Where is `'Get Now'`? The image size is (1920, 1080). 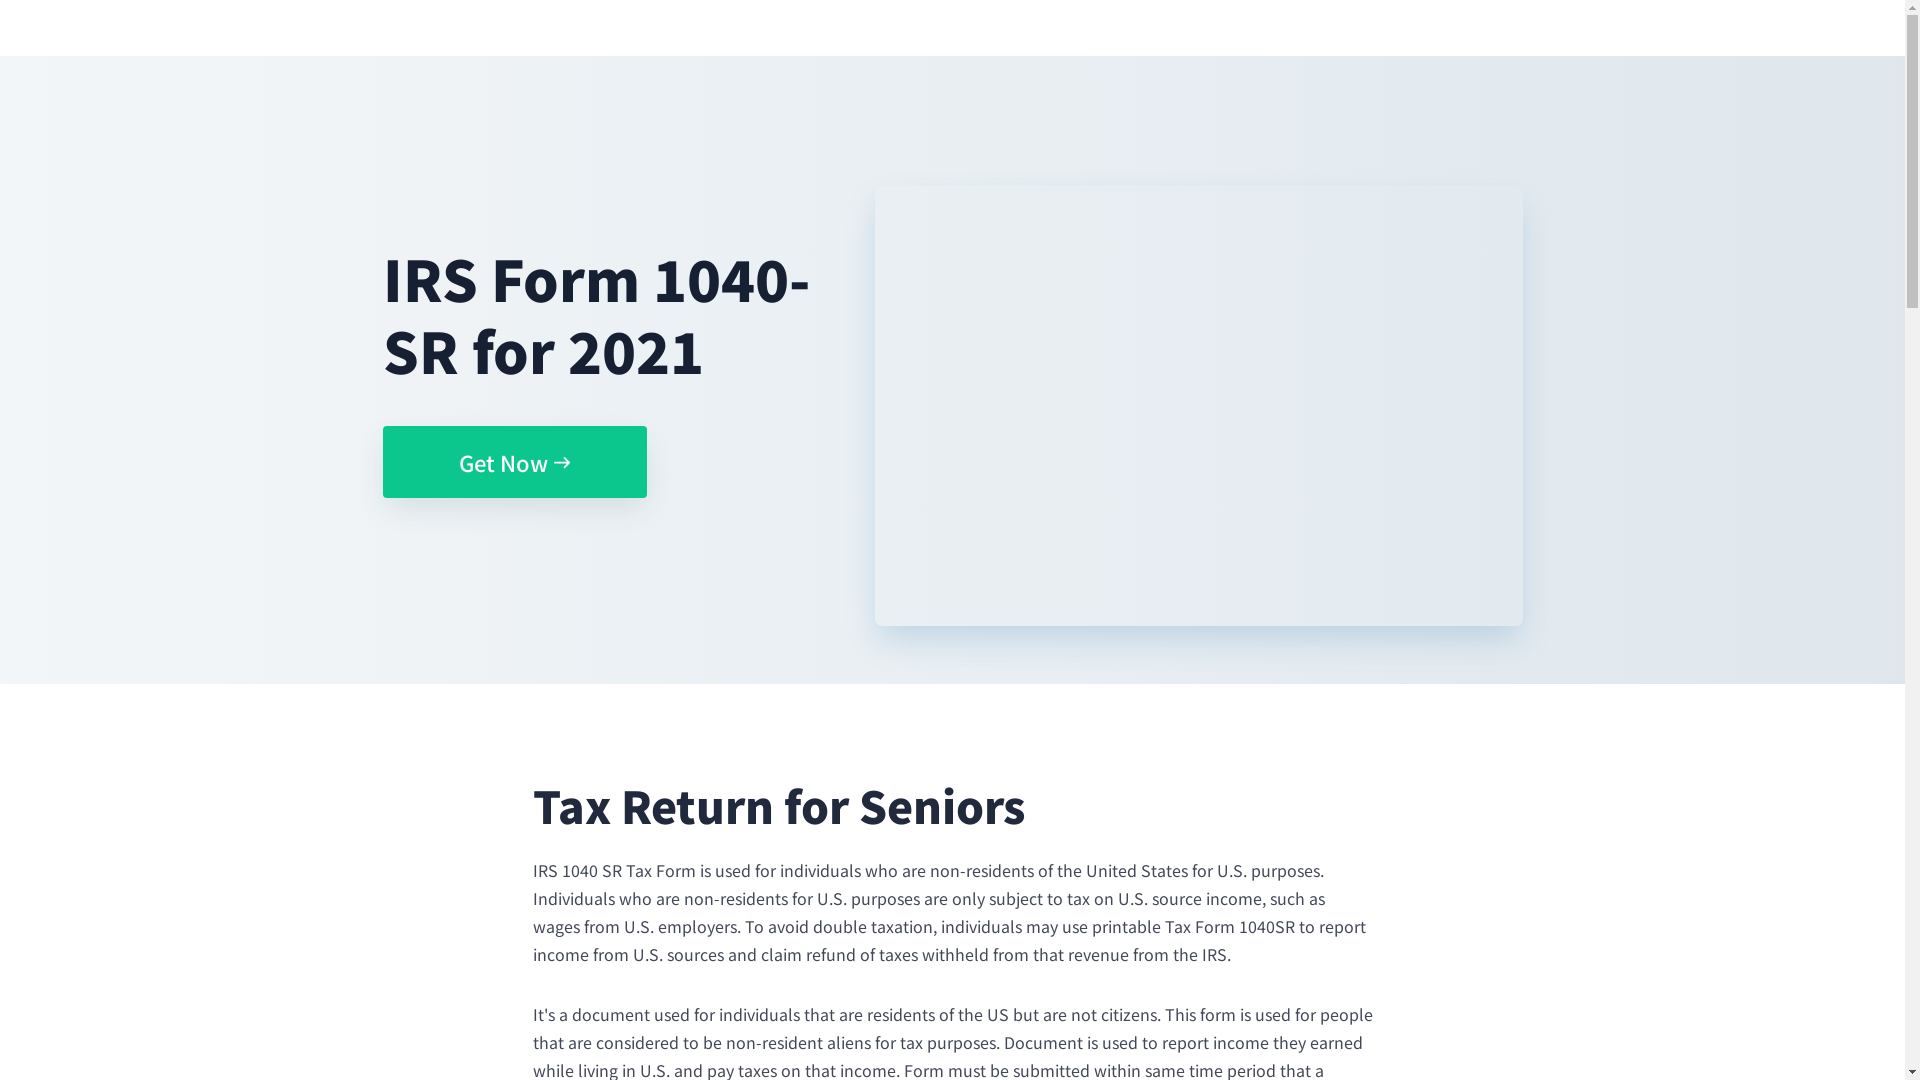 'Get Now' is located at coordinates (382, 462).